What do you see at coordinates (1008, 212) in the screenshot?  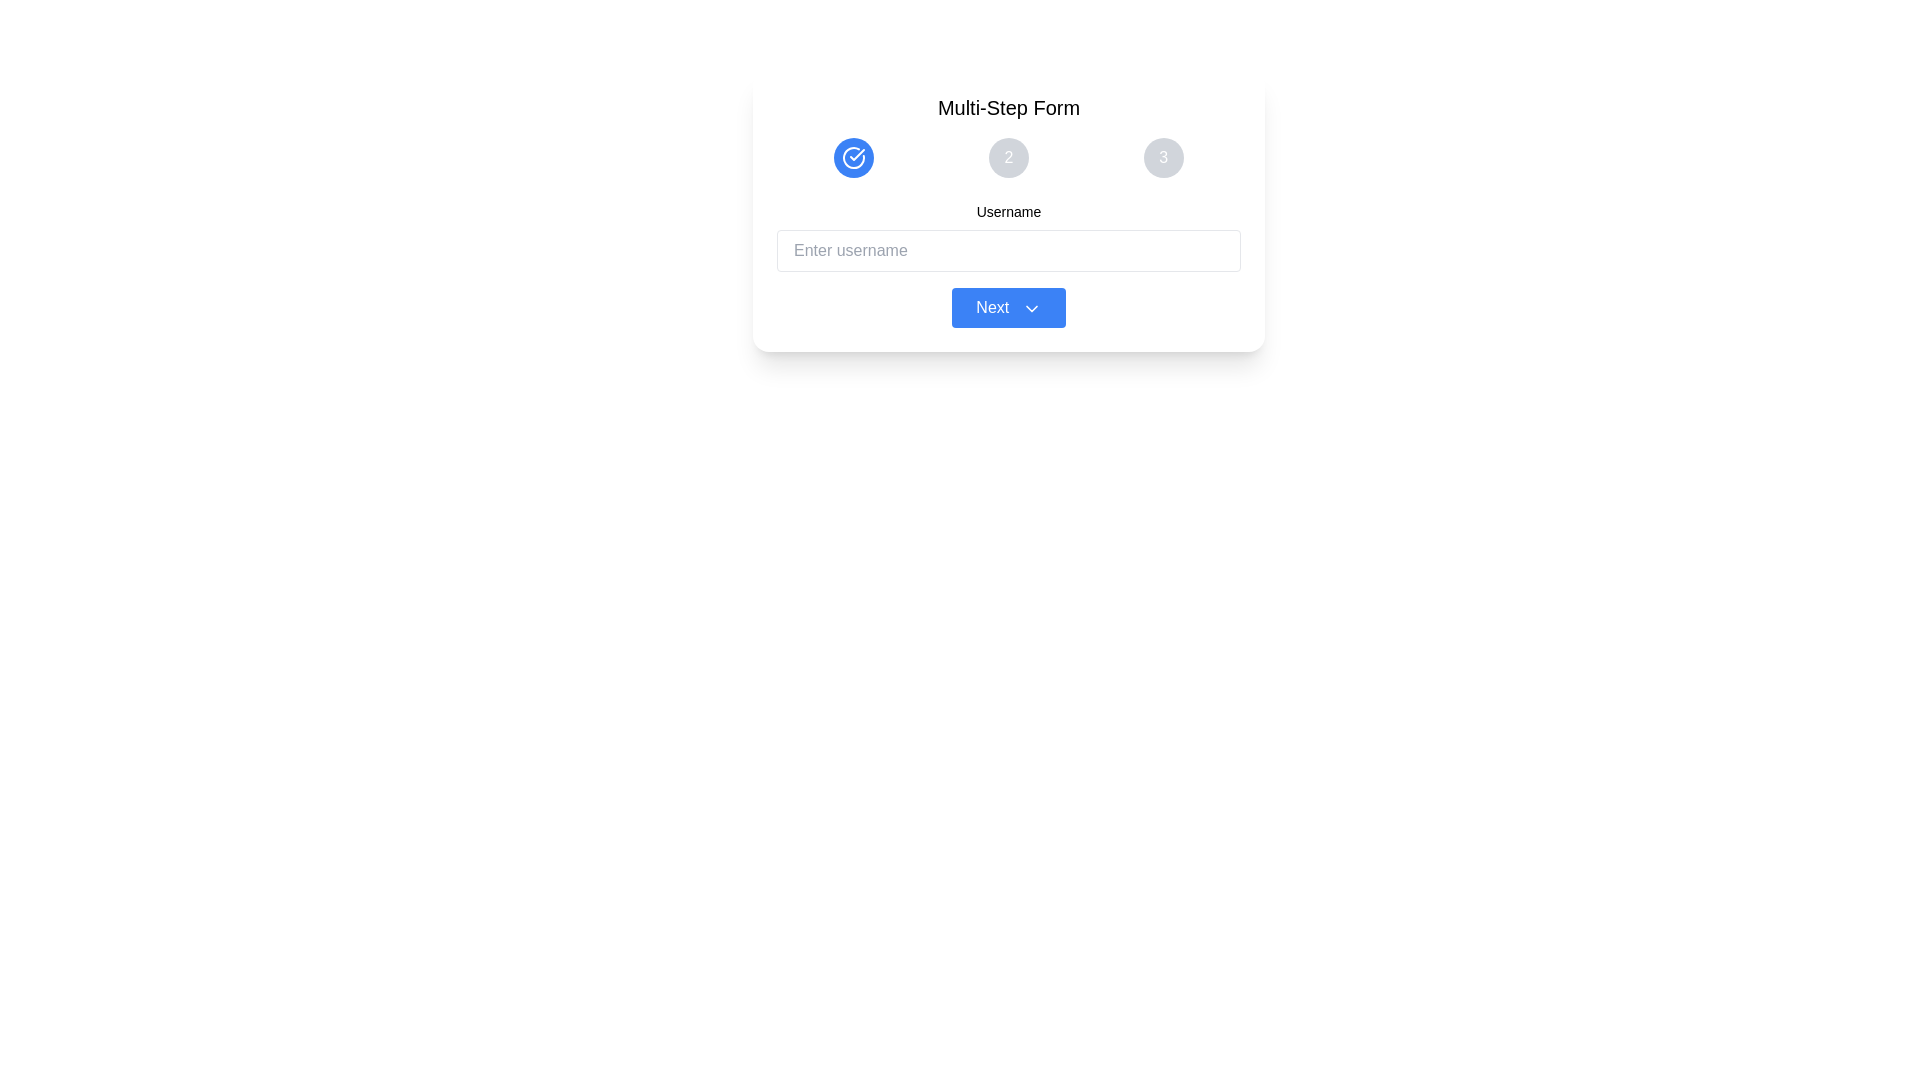 I see `the 'Username' label, which is a small, medium-weight text element centered above an input field in the form` at bounding box center [1008, 212].